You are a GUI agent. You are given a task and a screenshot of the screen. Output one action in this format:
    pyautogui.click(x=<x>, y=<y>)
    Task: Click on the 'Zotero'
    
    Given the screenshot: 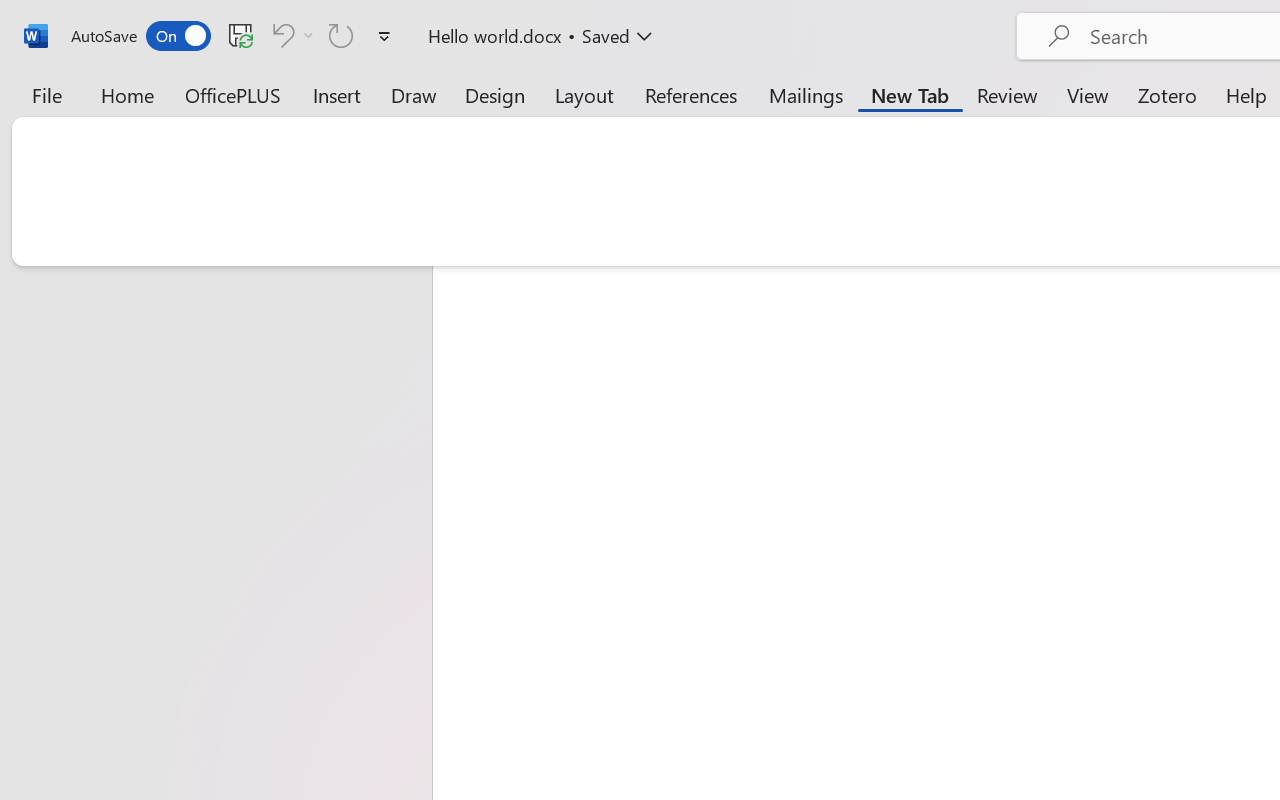 What is the action you would take?
    pyautogui.click(x=1167, y=94)
    